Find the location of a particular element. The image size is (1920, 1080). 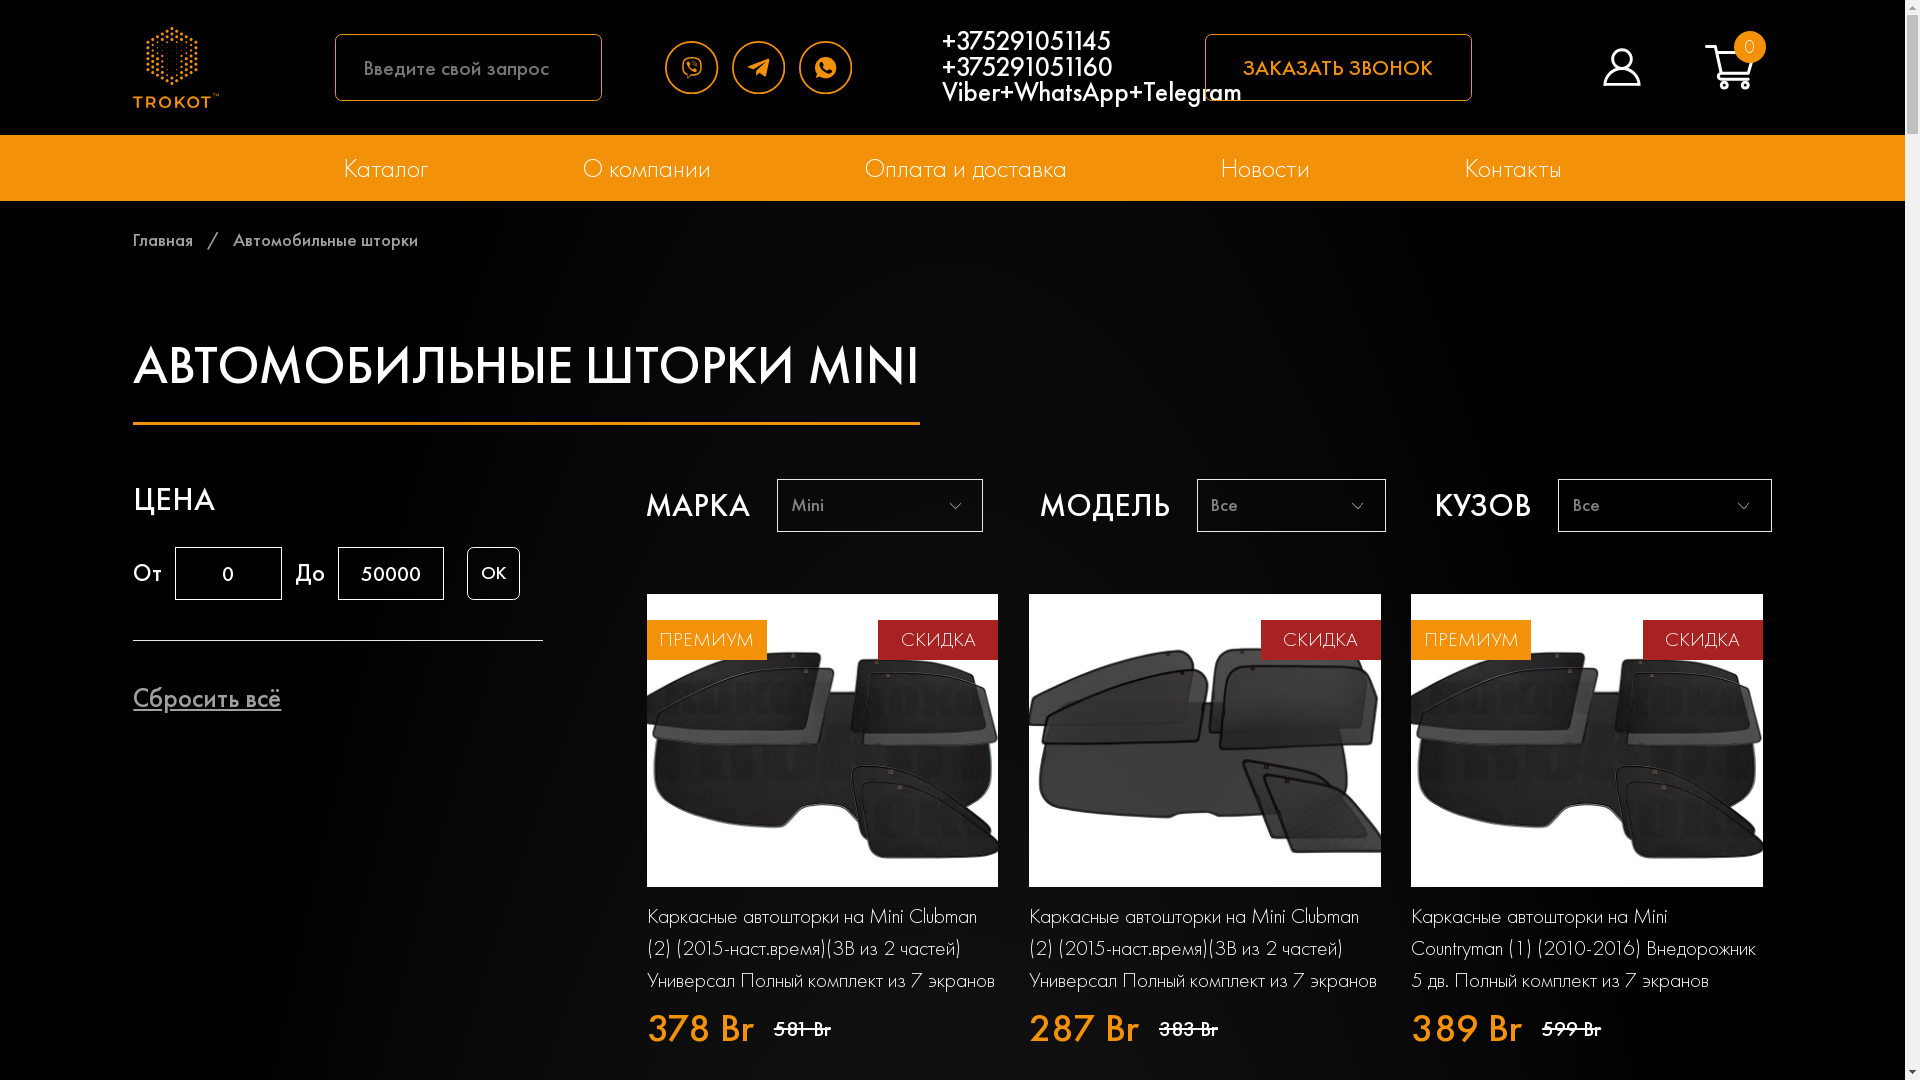

'Telegram' is located at coordinates (764, 66).